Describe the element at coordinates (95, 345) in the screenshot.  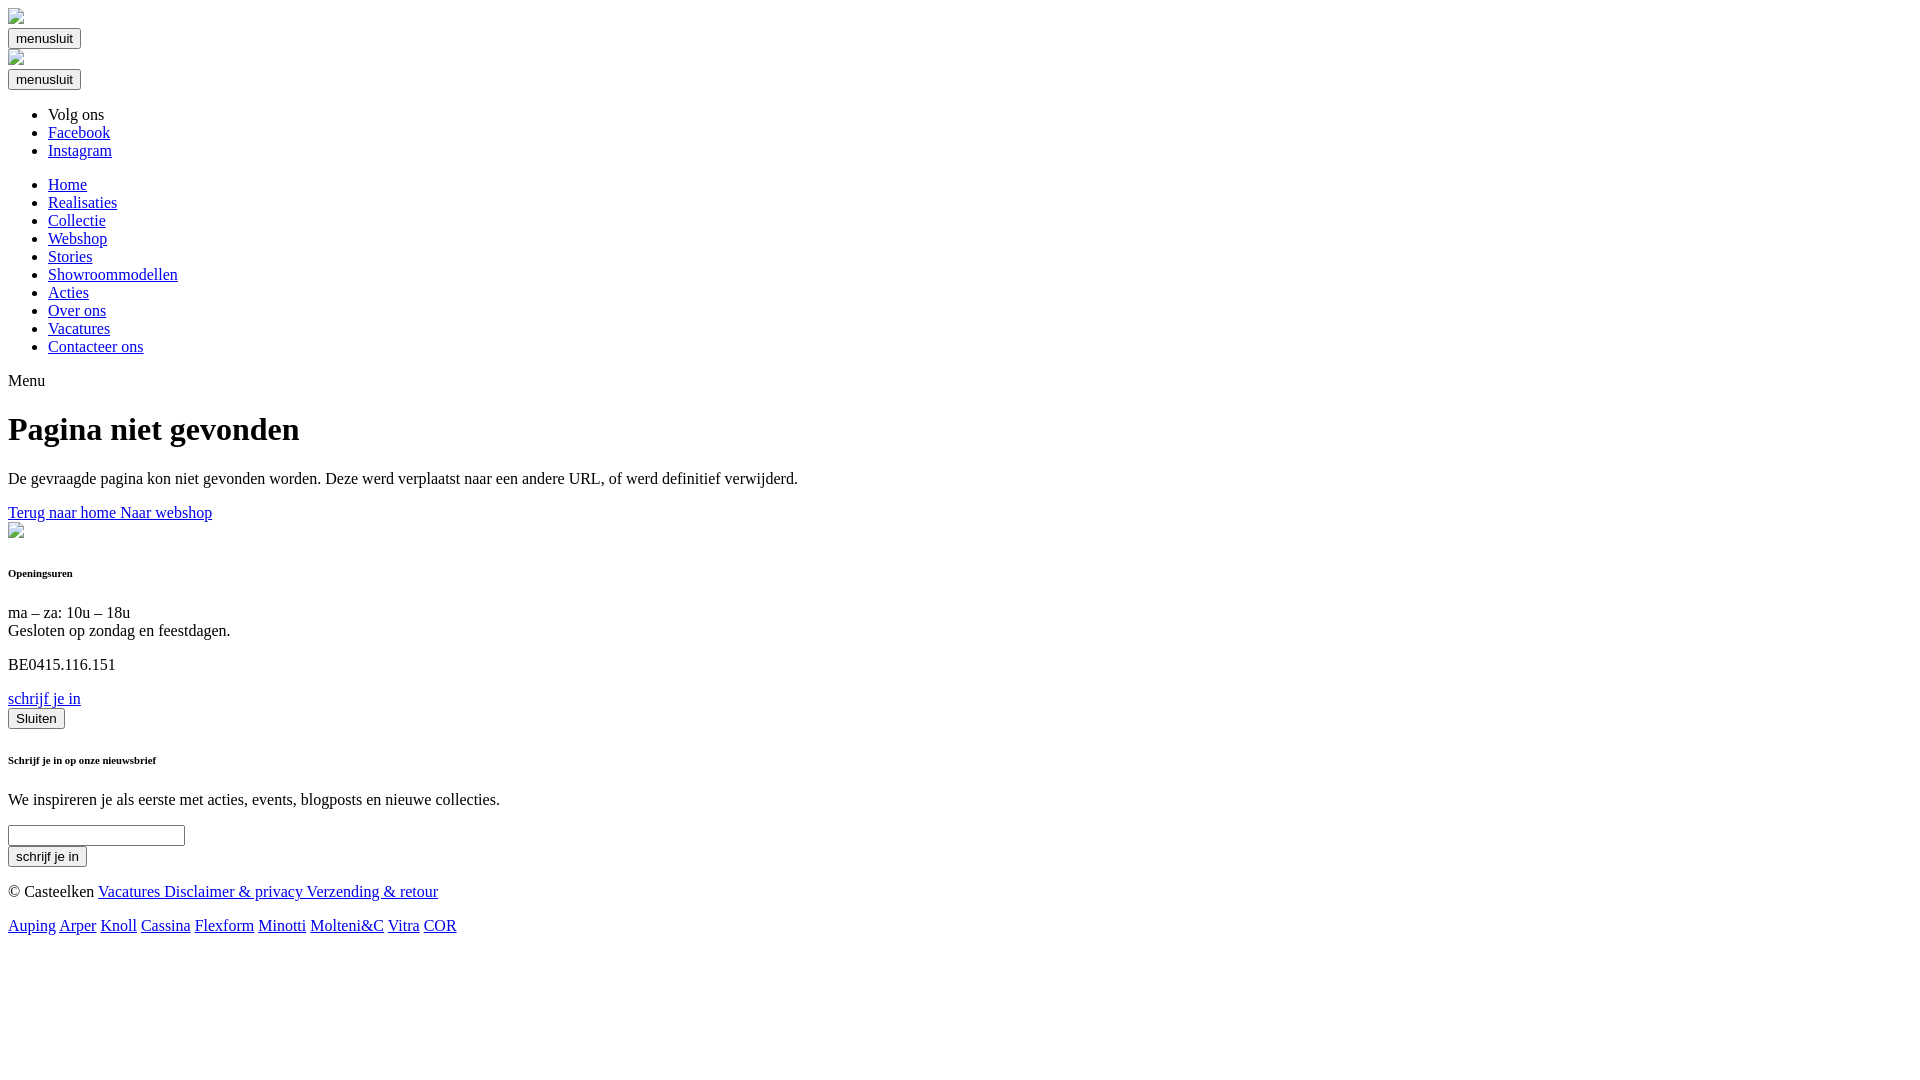
I see `'Contacteer ons'` at that location.